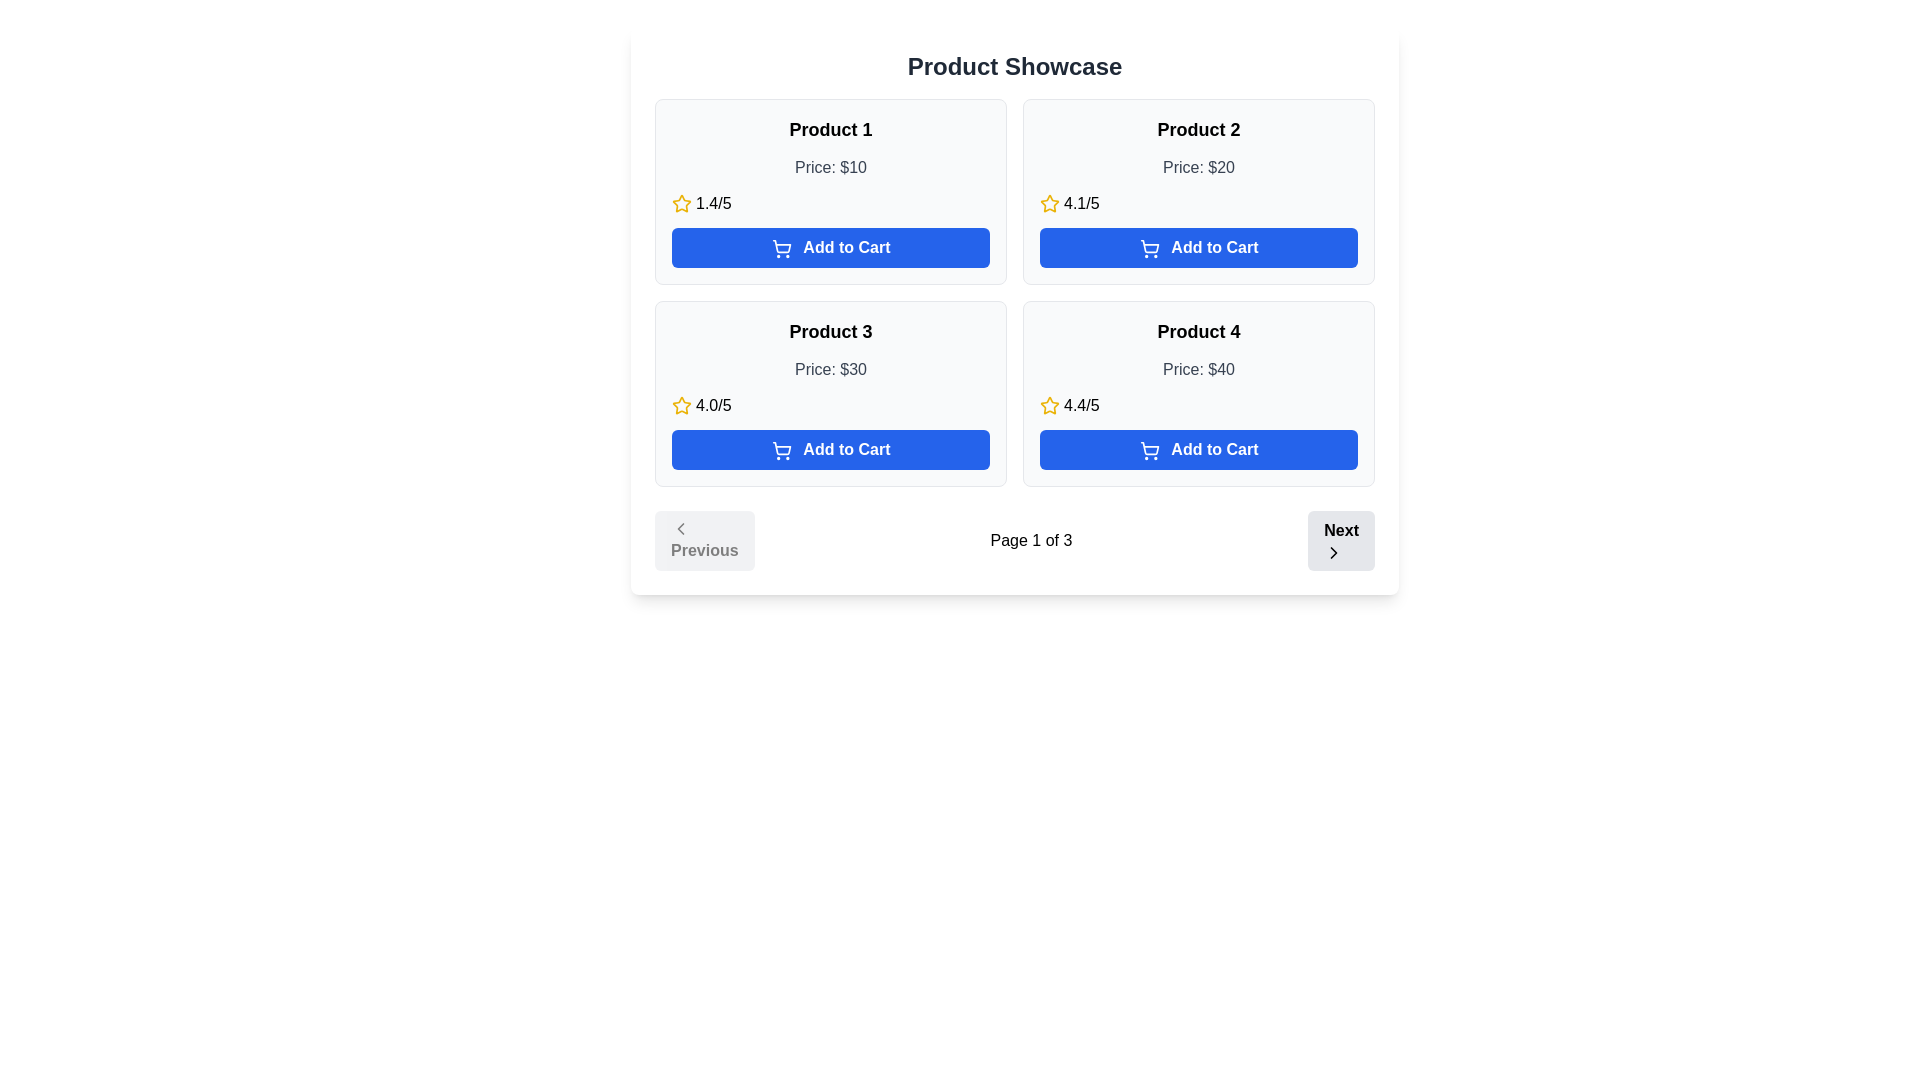 The width and height of the screenshot is (1920, 1080). What do you see at coordinates (1334, 552) in the screenshot?
I see `the 'Next' button located at the bottom-right corner of the layout` at bounding box center [1334, 552].